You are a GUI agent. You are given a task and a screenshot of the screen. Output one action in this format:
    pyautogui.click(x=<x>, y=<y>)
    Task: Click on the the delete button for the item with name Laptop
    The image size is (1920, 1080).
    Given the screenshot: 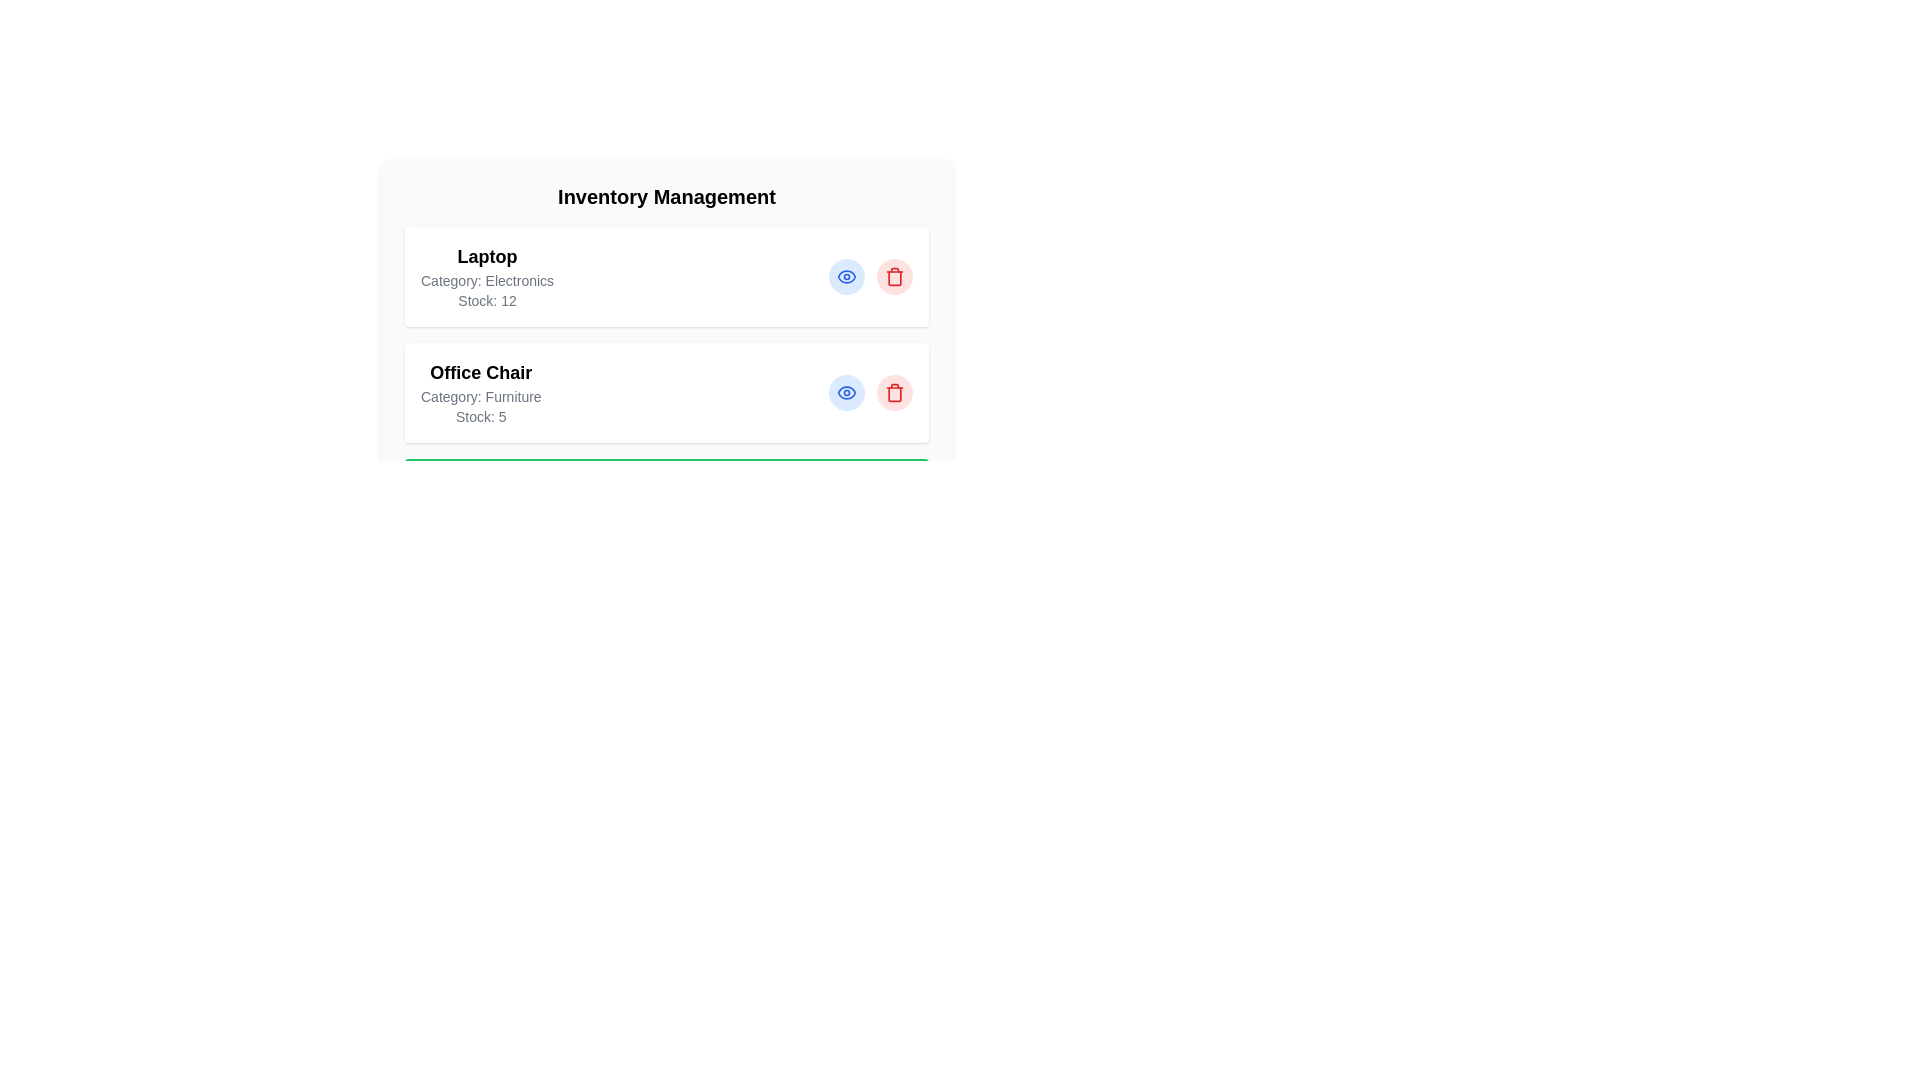 What is the action you would take?
    pyautogui.click(x=893, y=277)
    